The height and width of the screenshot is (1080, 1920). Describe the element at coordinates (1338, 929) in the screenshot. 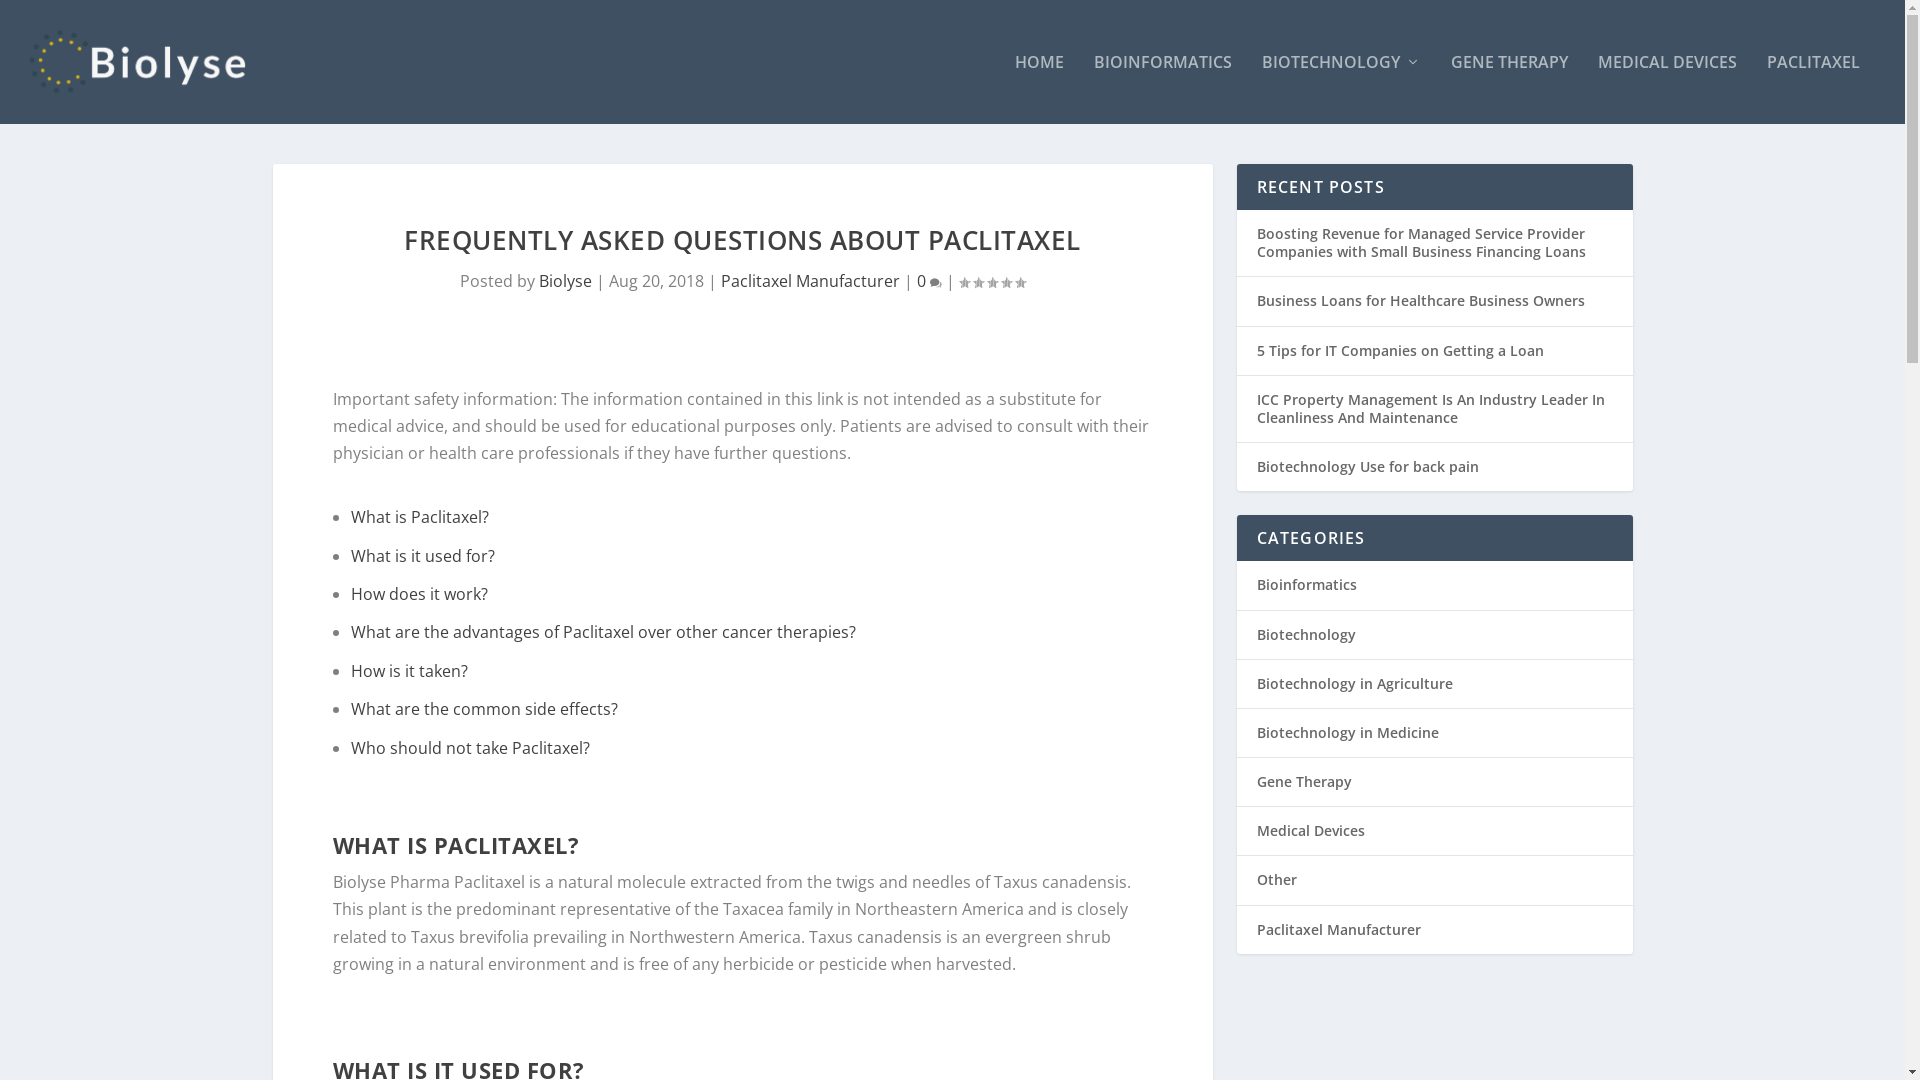

I see `'Paclitaxel Manufacturer'` at that location.